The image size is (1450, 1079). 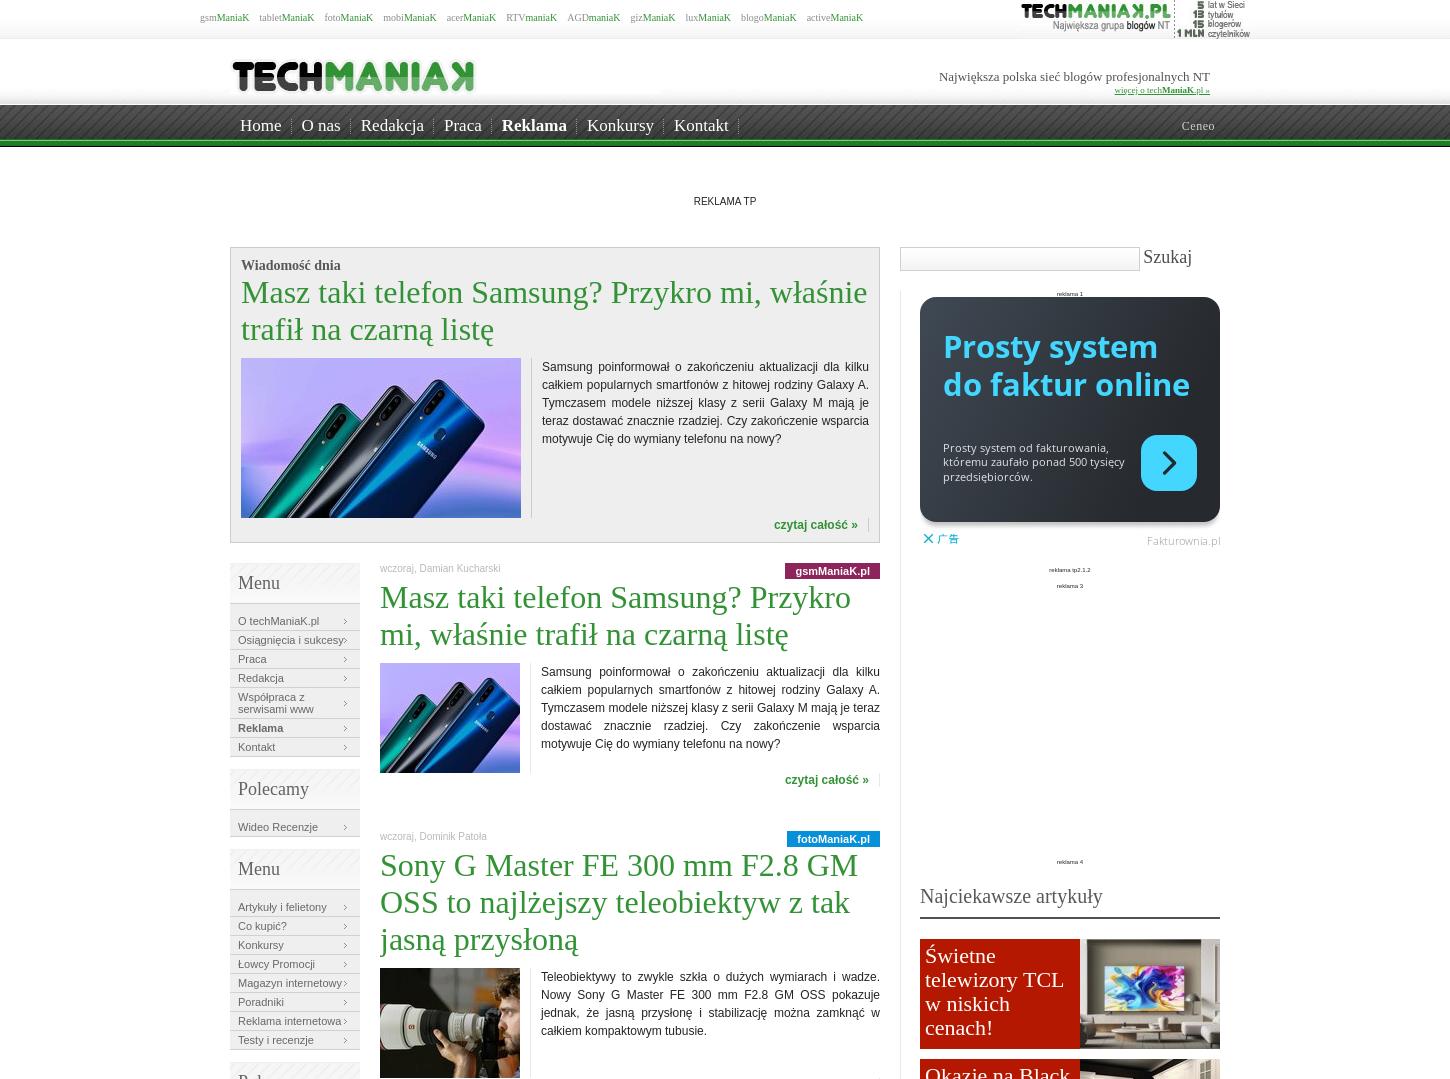 I want to click on 'Mobilna Pasja', so click(x=1156, y=132).